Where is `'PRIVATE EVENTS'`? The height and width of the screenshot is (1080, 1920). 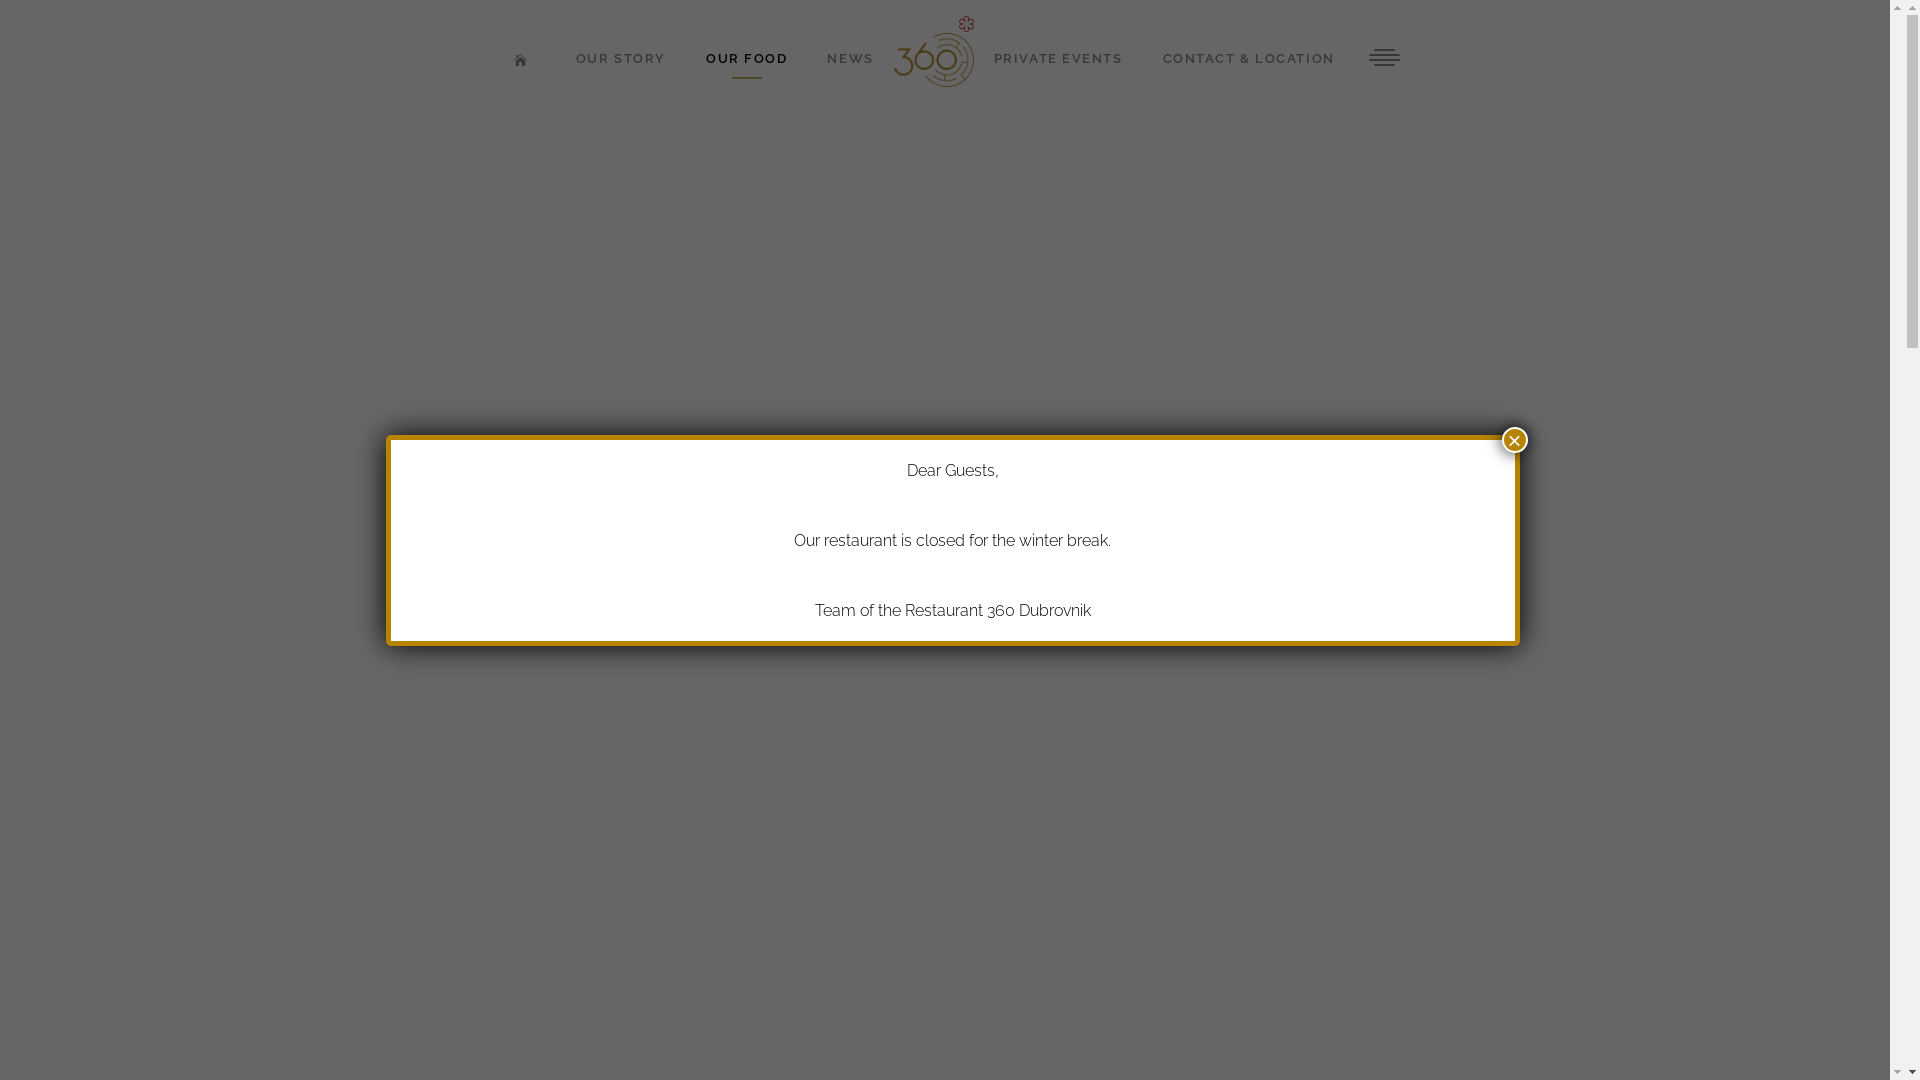
'PRIVATE EVENTS' is located at coordinates (1057, 59).